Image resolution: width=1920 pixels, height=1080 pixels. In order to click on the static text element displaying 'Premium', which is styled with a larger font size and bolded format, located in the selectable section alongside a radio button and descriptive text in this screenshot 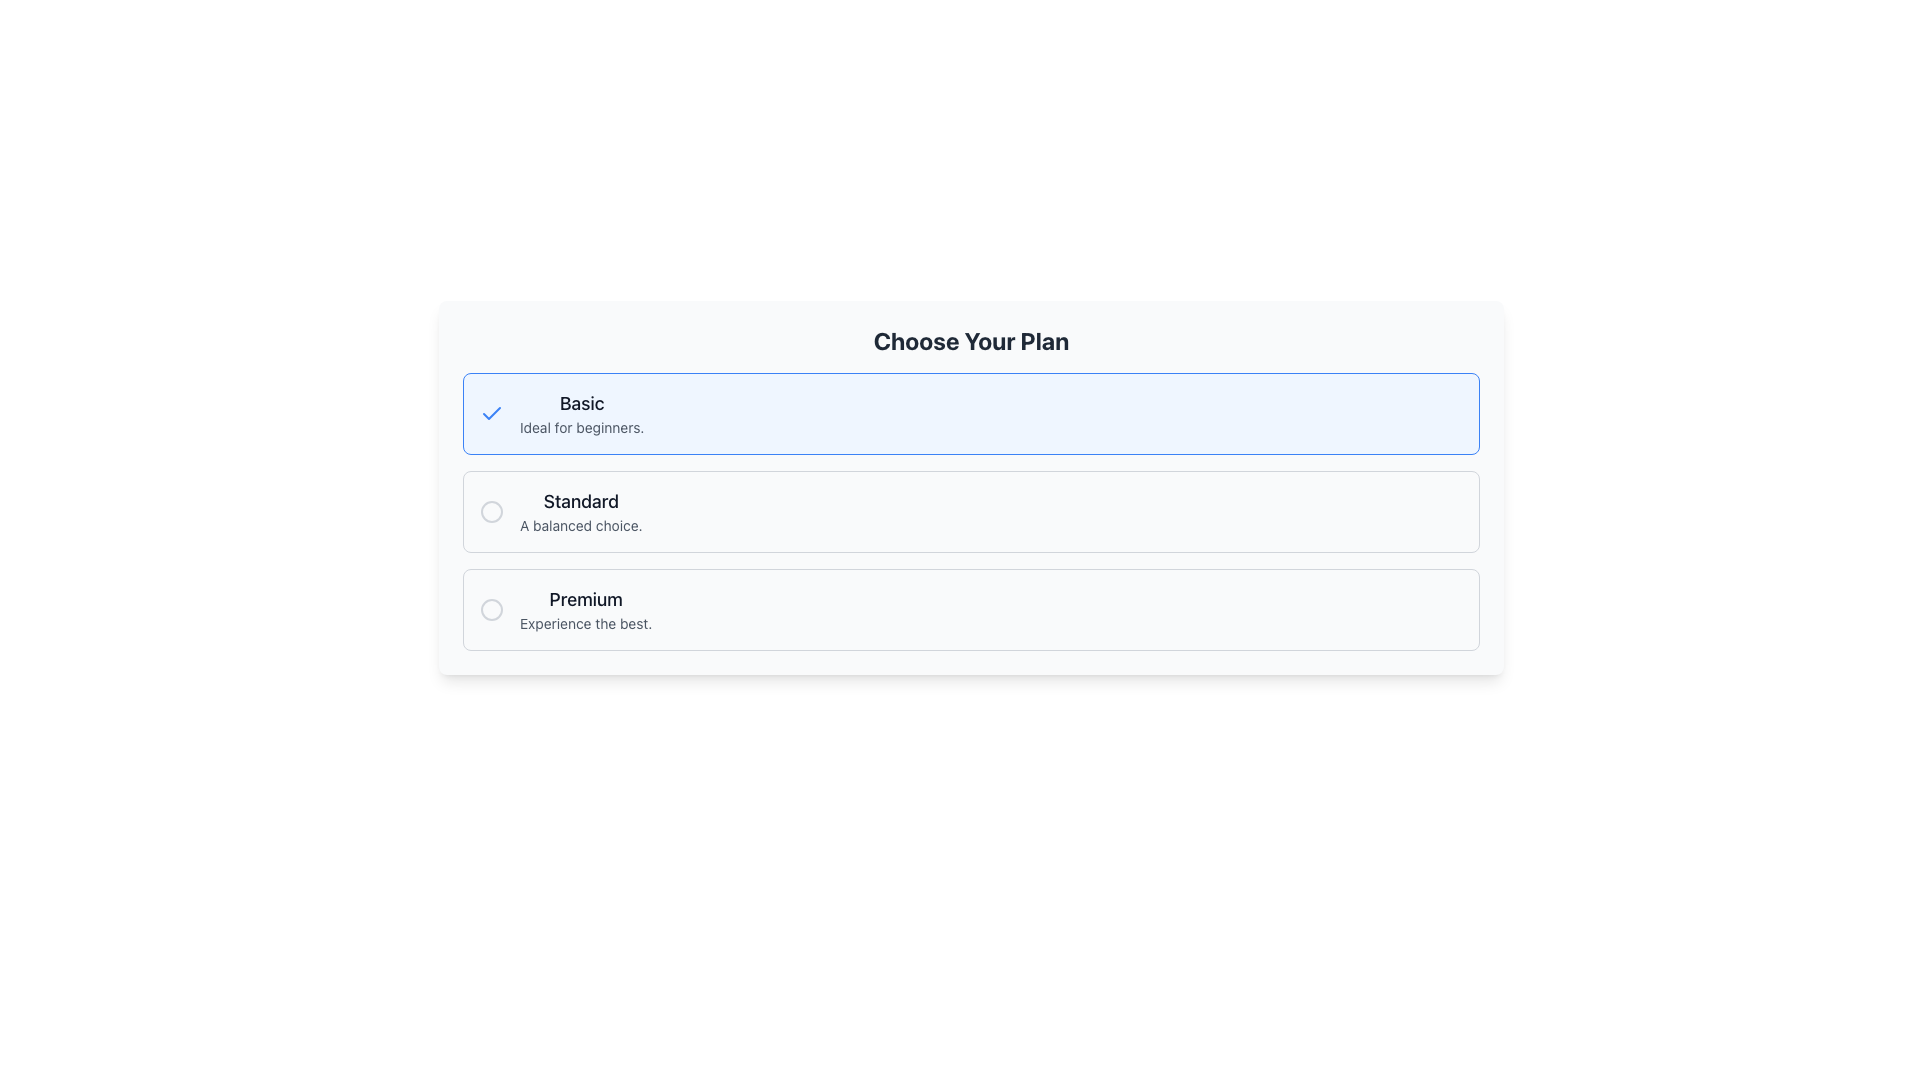, I will do `click(585, 599)`.